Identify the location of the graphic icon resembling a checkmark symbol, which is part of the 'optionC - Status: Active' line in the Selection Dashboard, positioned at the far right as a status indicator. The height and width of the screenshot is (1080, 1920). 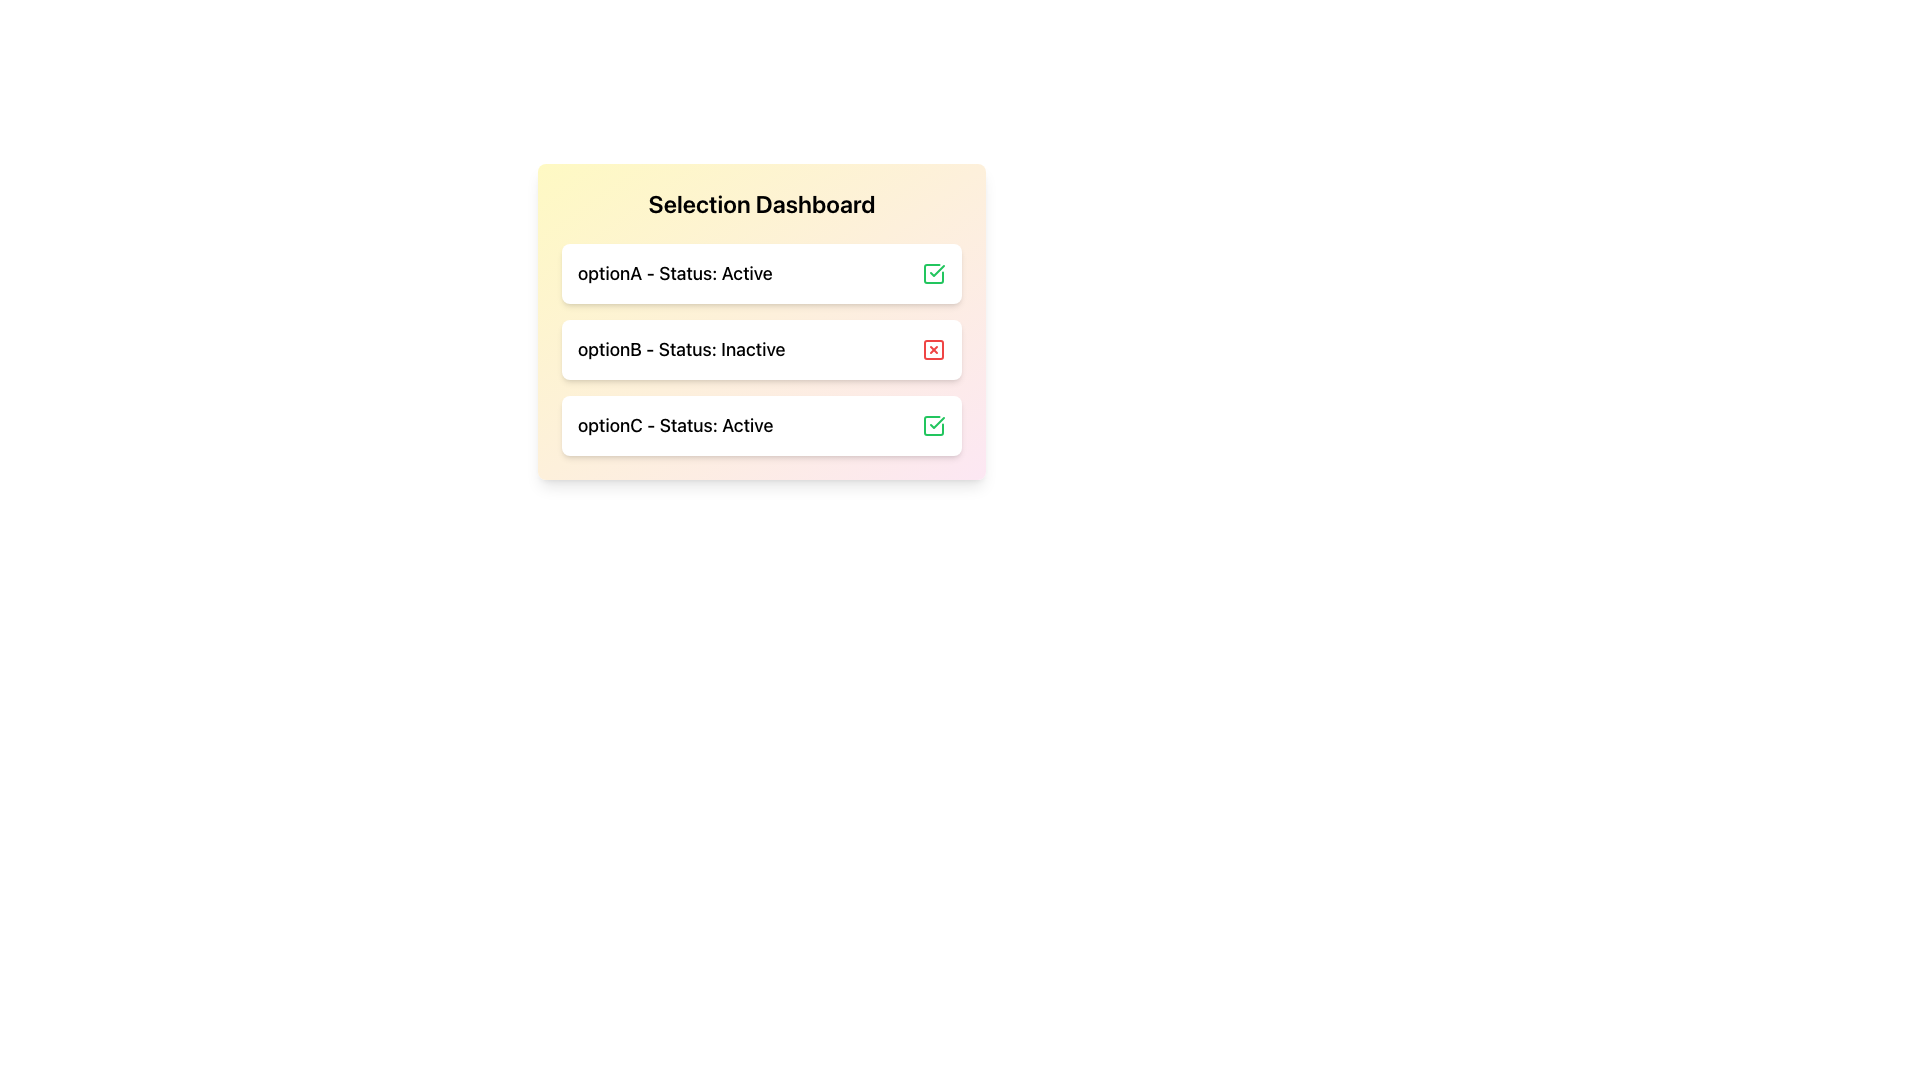
(936, 270).